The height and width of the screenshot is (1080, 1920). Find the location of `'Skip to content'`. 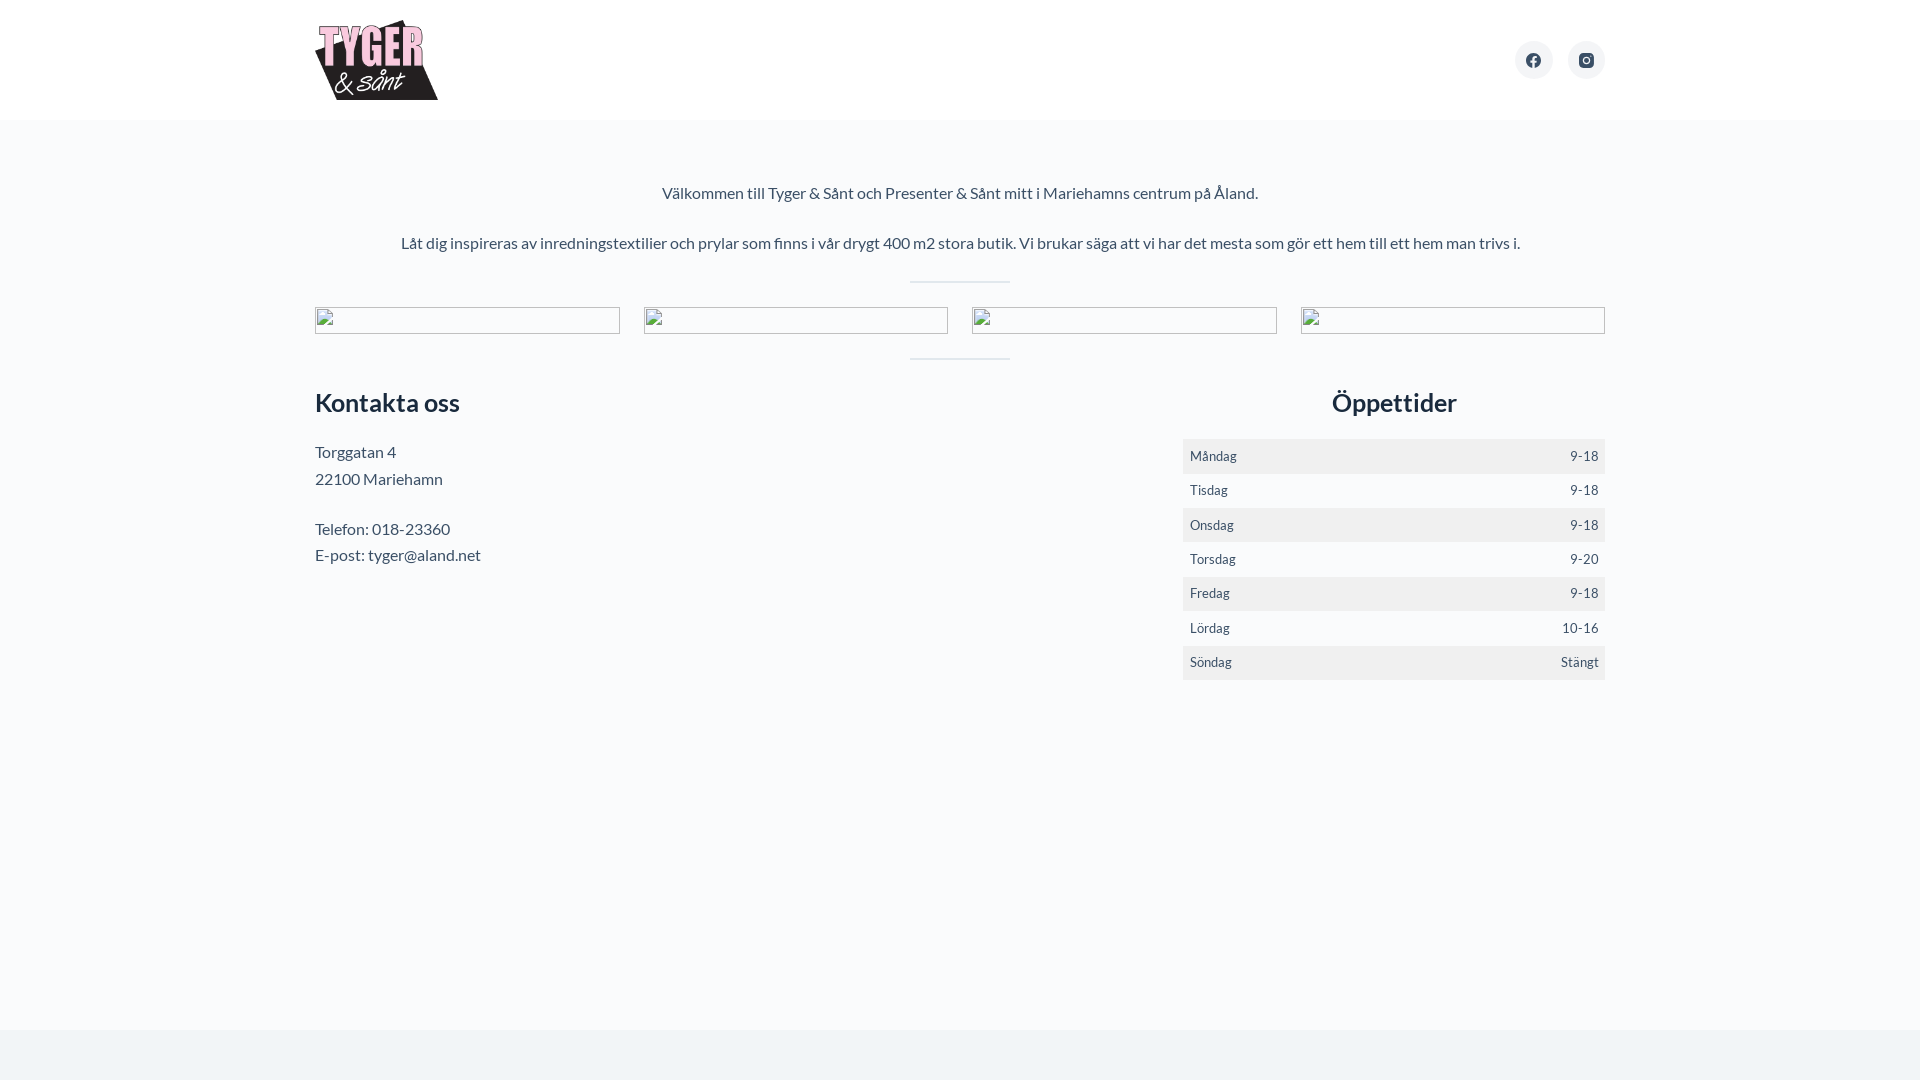

'Skip to content' is located at coordinates (19, 10).